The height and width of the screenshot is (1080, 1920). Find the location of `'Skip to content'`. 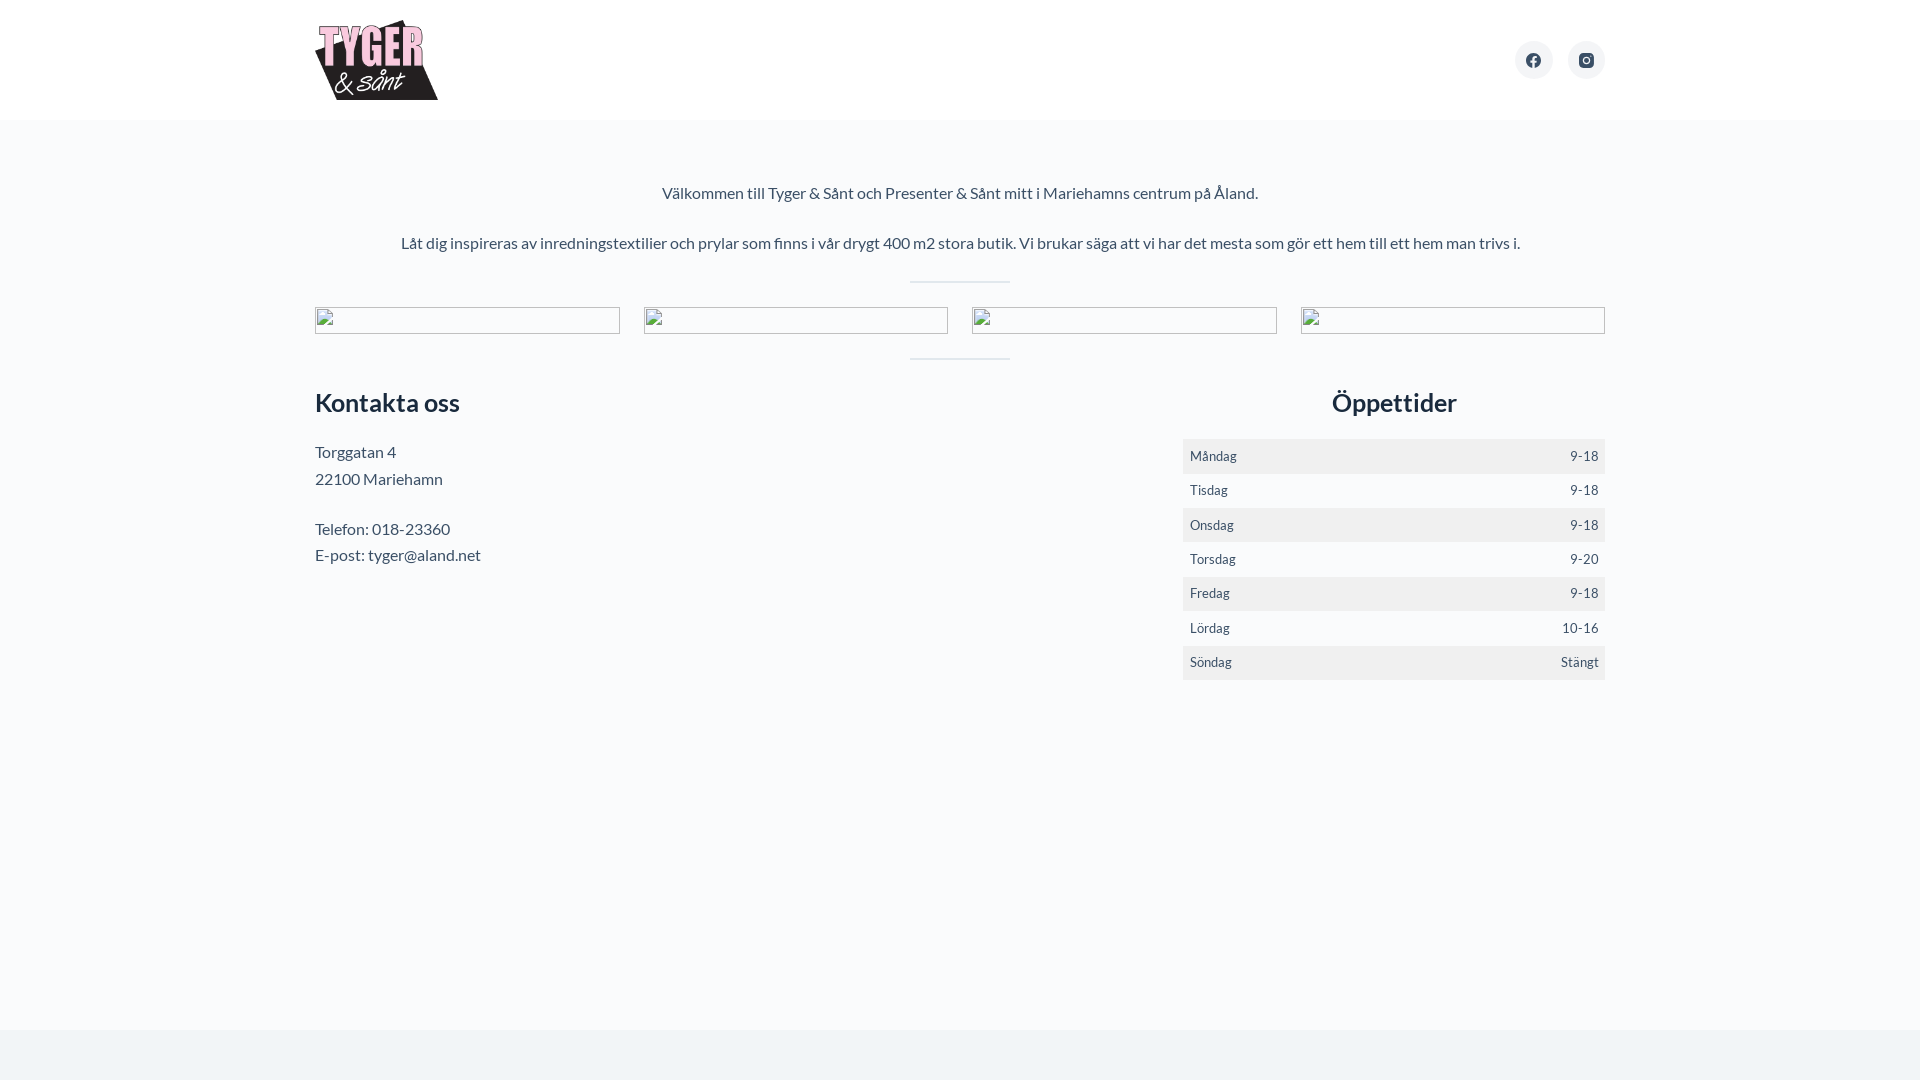

'Skip to content' is located at coordinates (19, 10).